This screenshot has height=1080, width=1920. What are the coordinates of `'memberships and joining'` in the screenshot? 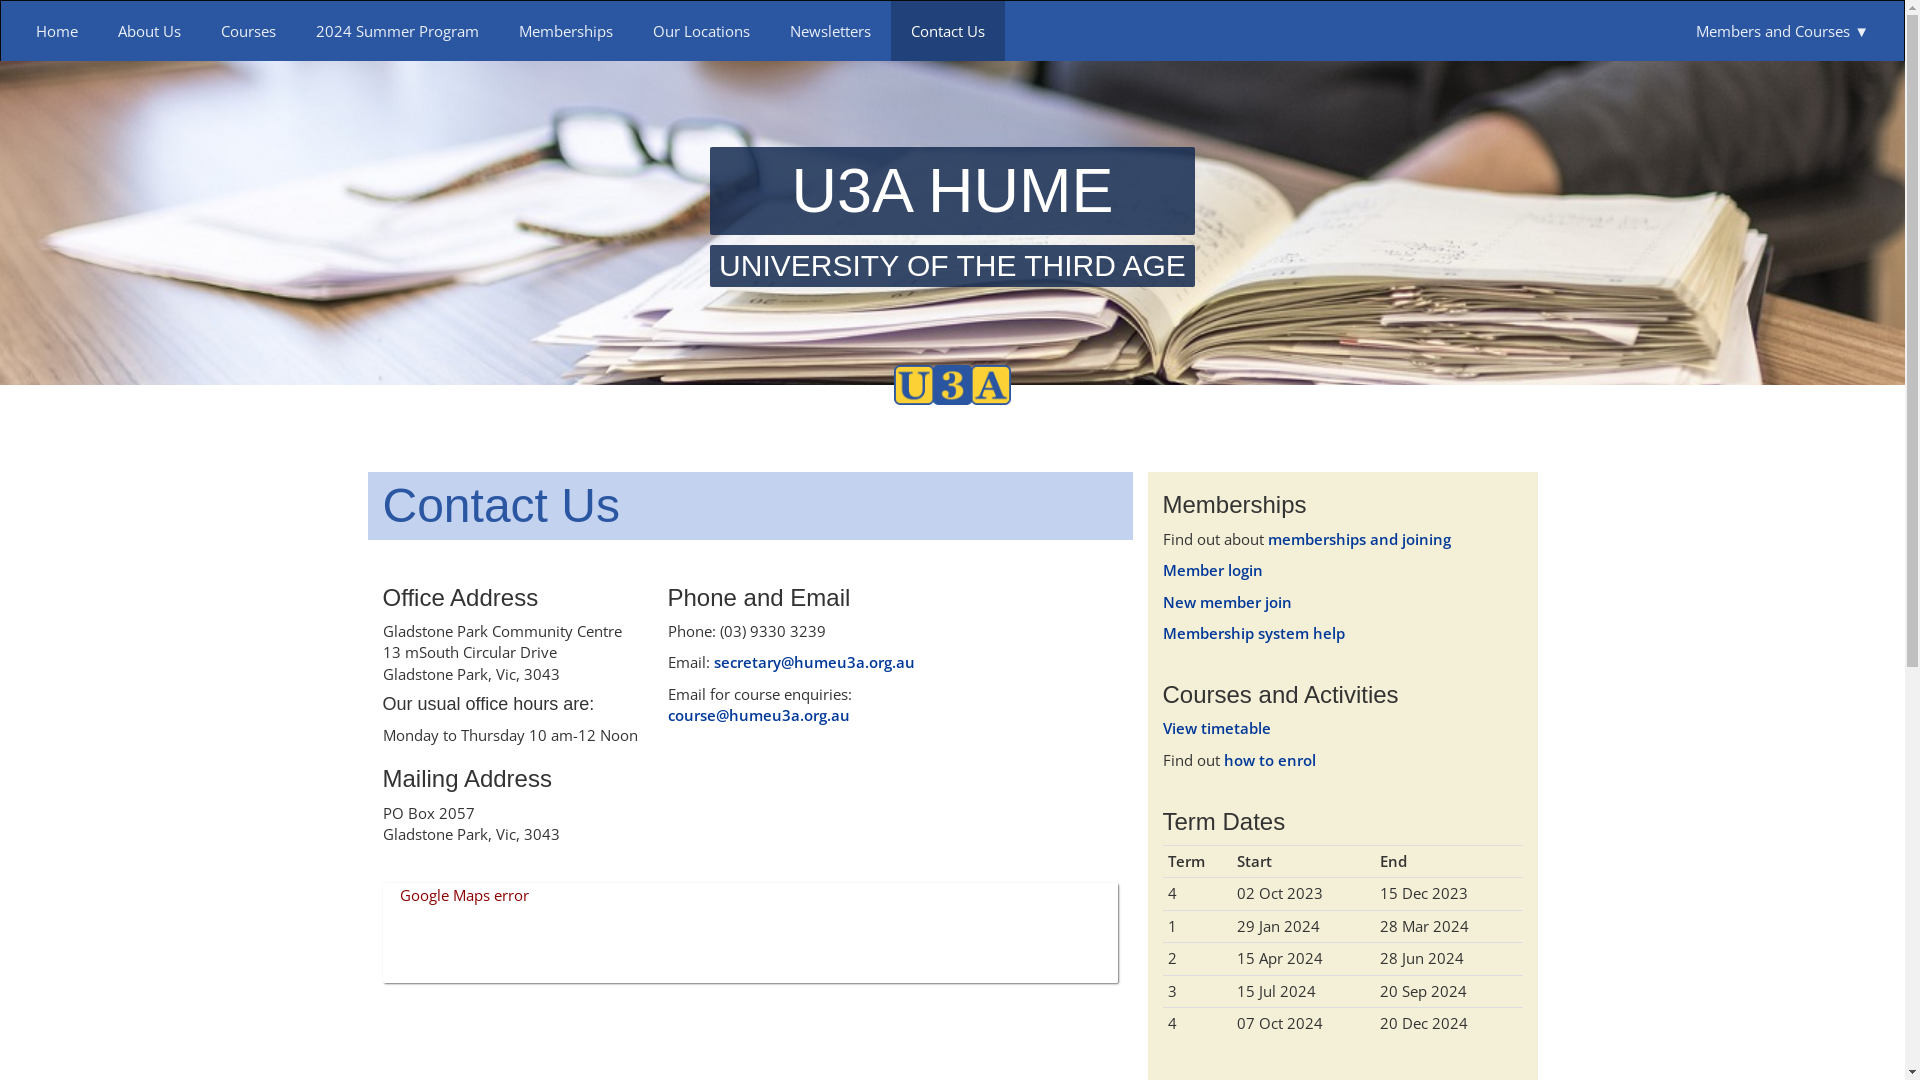 It's located at (1359, 538).